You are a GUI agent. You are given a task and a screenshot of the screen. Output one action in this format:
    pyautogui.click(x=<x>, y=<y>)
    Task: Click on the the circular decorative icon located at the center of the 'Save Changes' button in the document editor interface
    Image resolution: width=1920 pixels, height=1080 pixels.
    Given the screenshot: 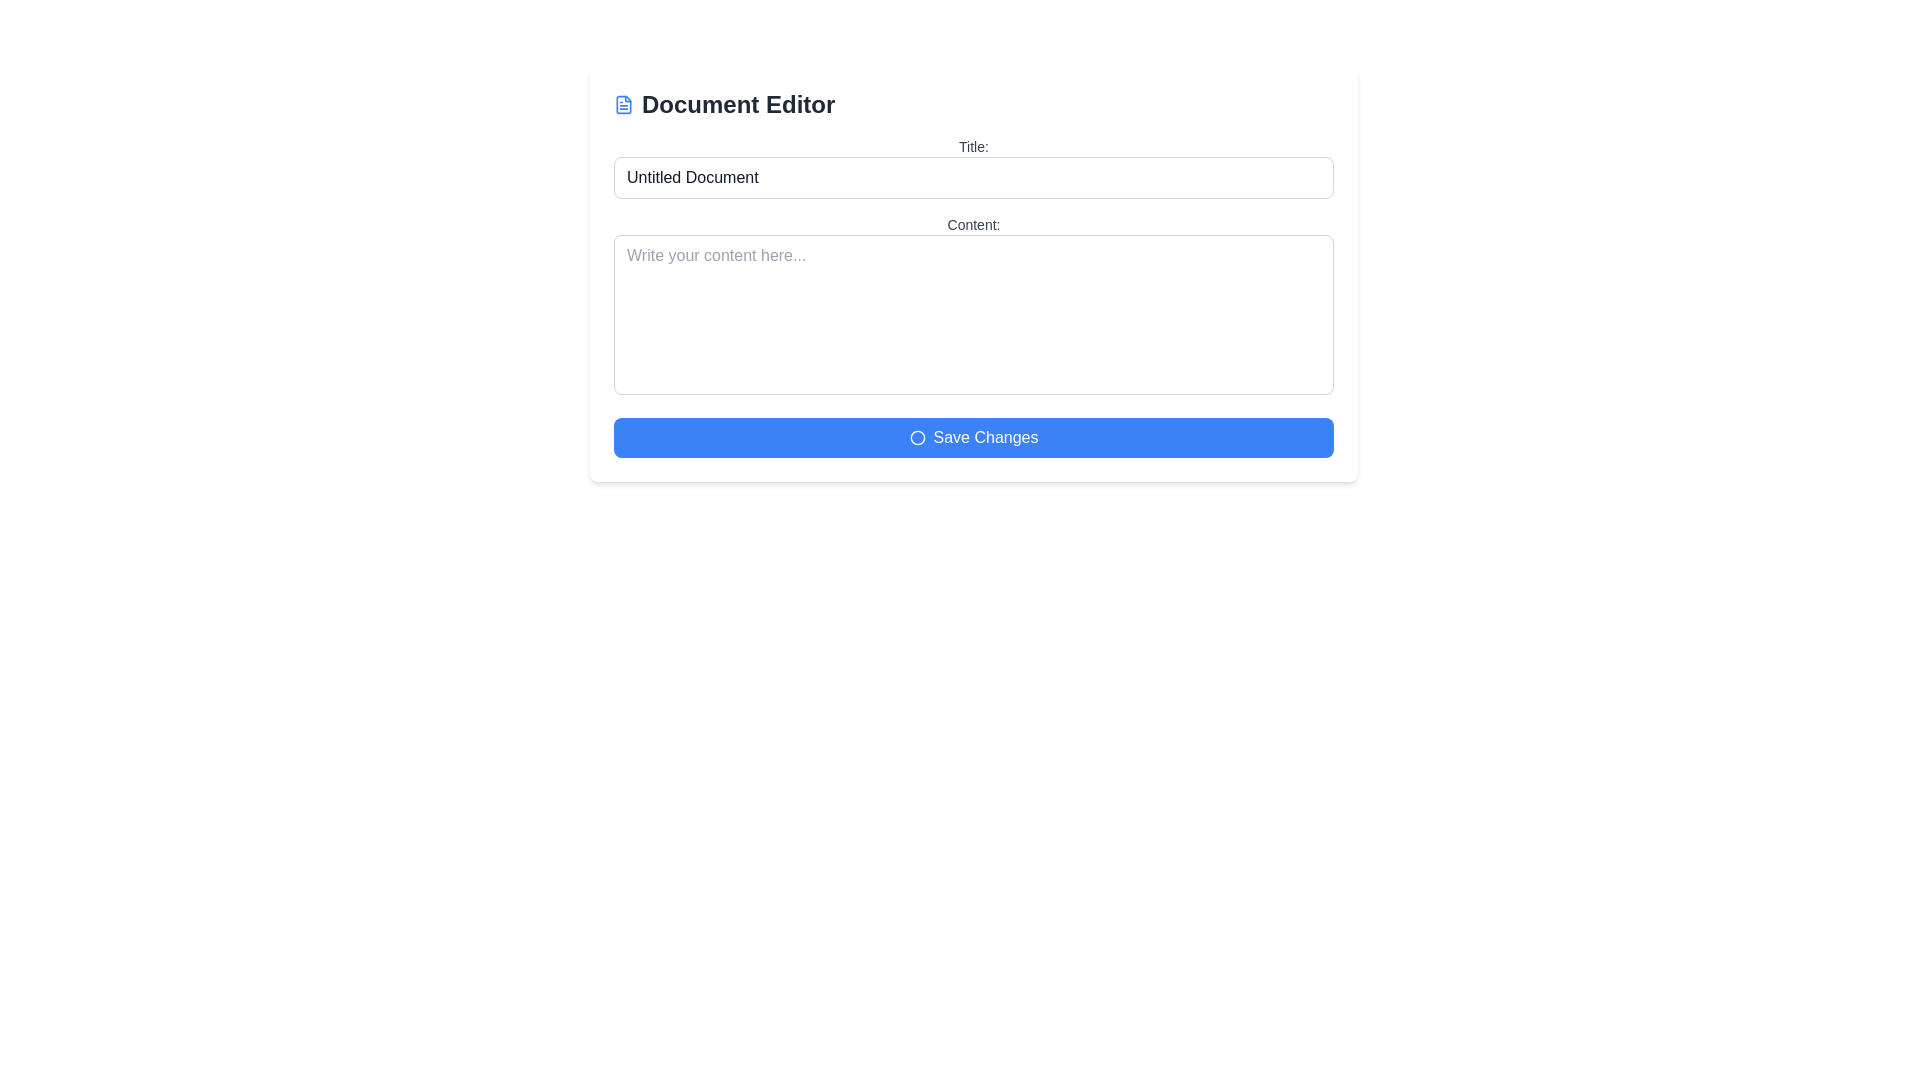 What is the action you would take?
    pyautogui.click(x=916, y=437)
    